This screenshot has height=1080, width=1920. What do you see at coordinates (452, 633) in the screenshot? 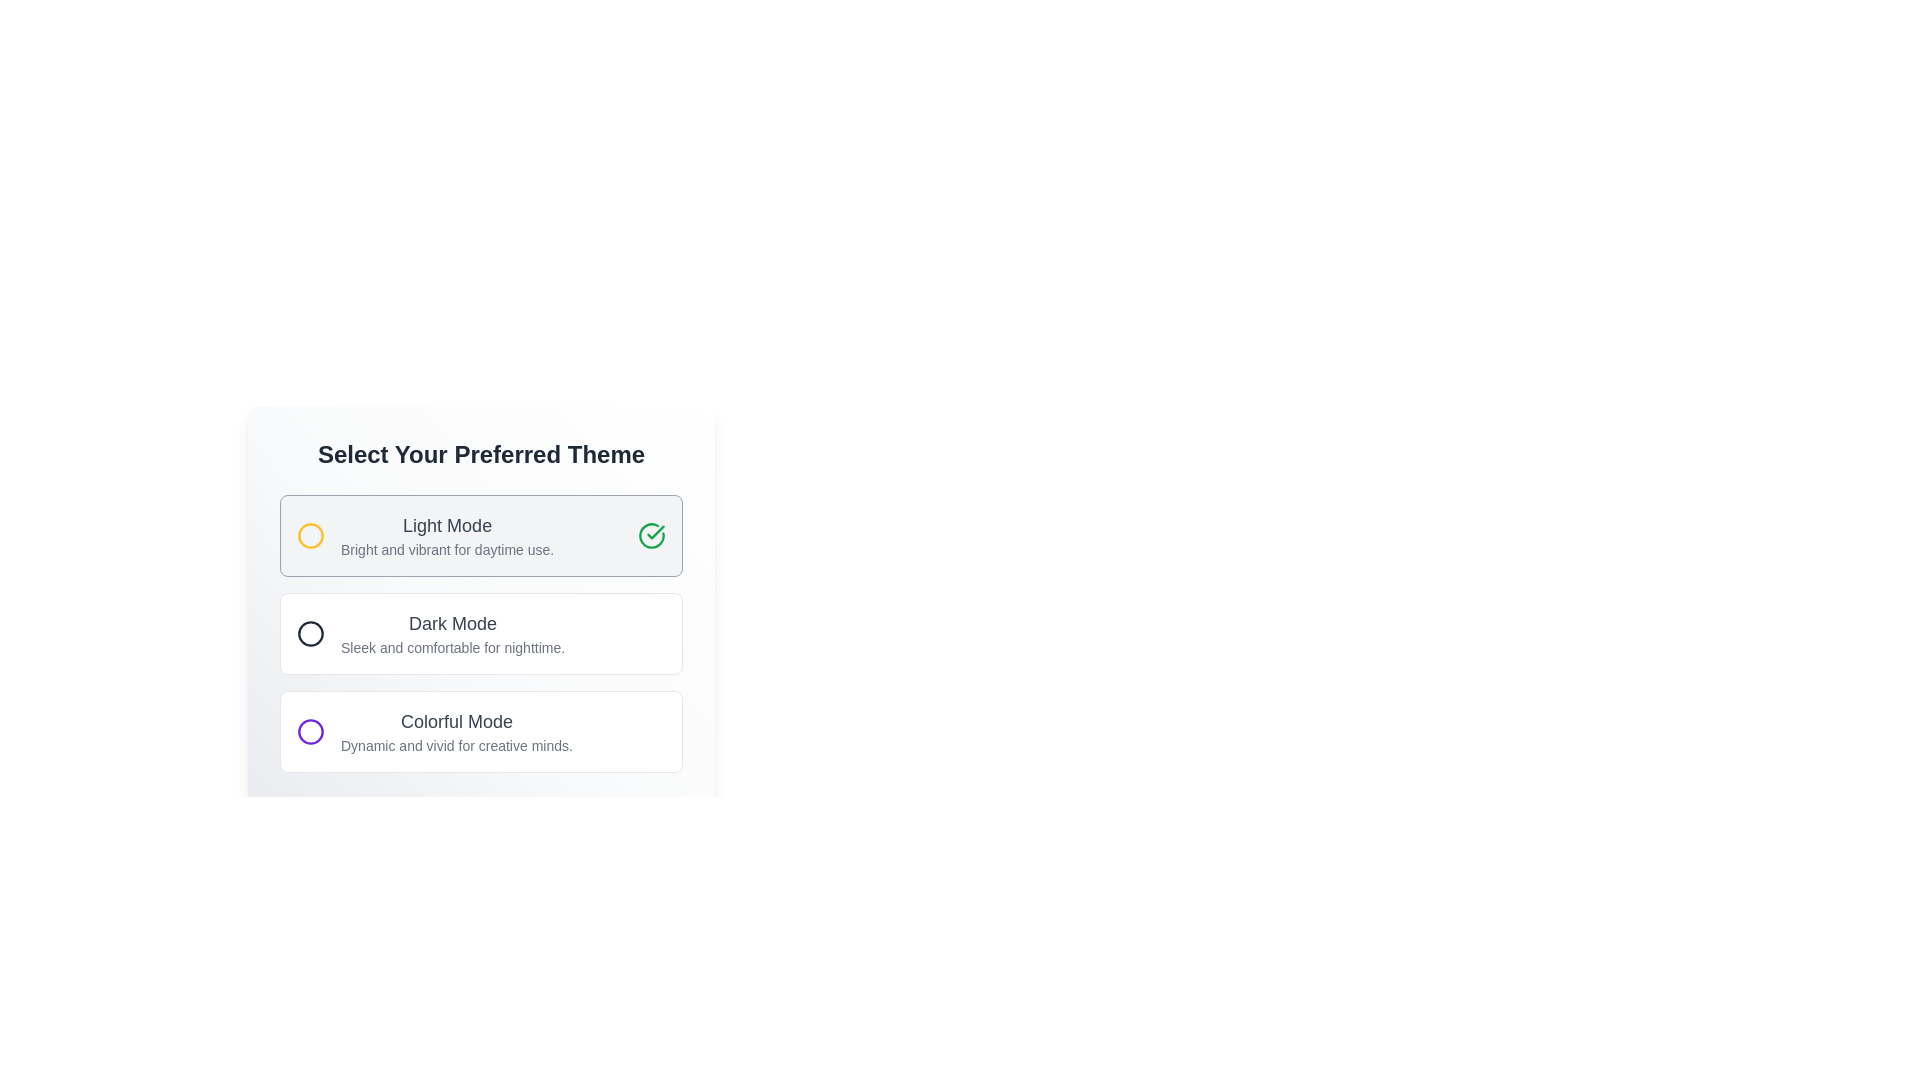
I see `descriptive text for the 'Dark Mode' option, which is the second selectable theme in the list, featuring larger bold text and smaller lighter text underneath` at bounding box center [452, 633].